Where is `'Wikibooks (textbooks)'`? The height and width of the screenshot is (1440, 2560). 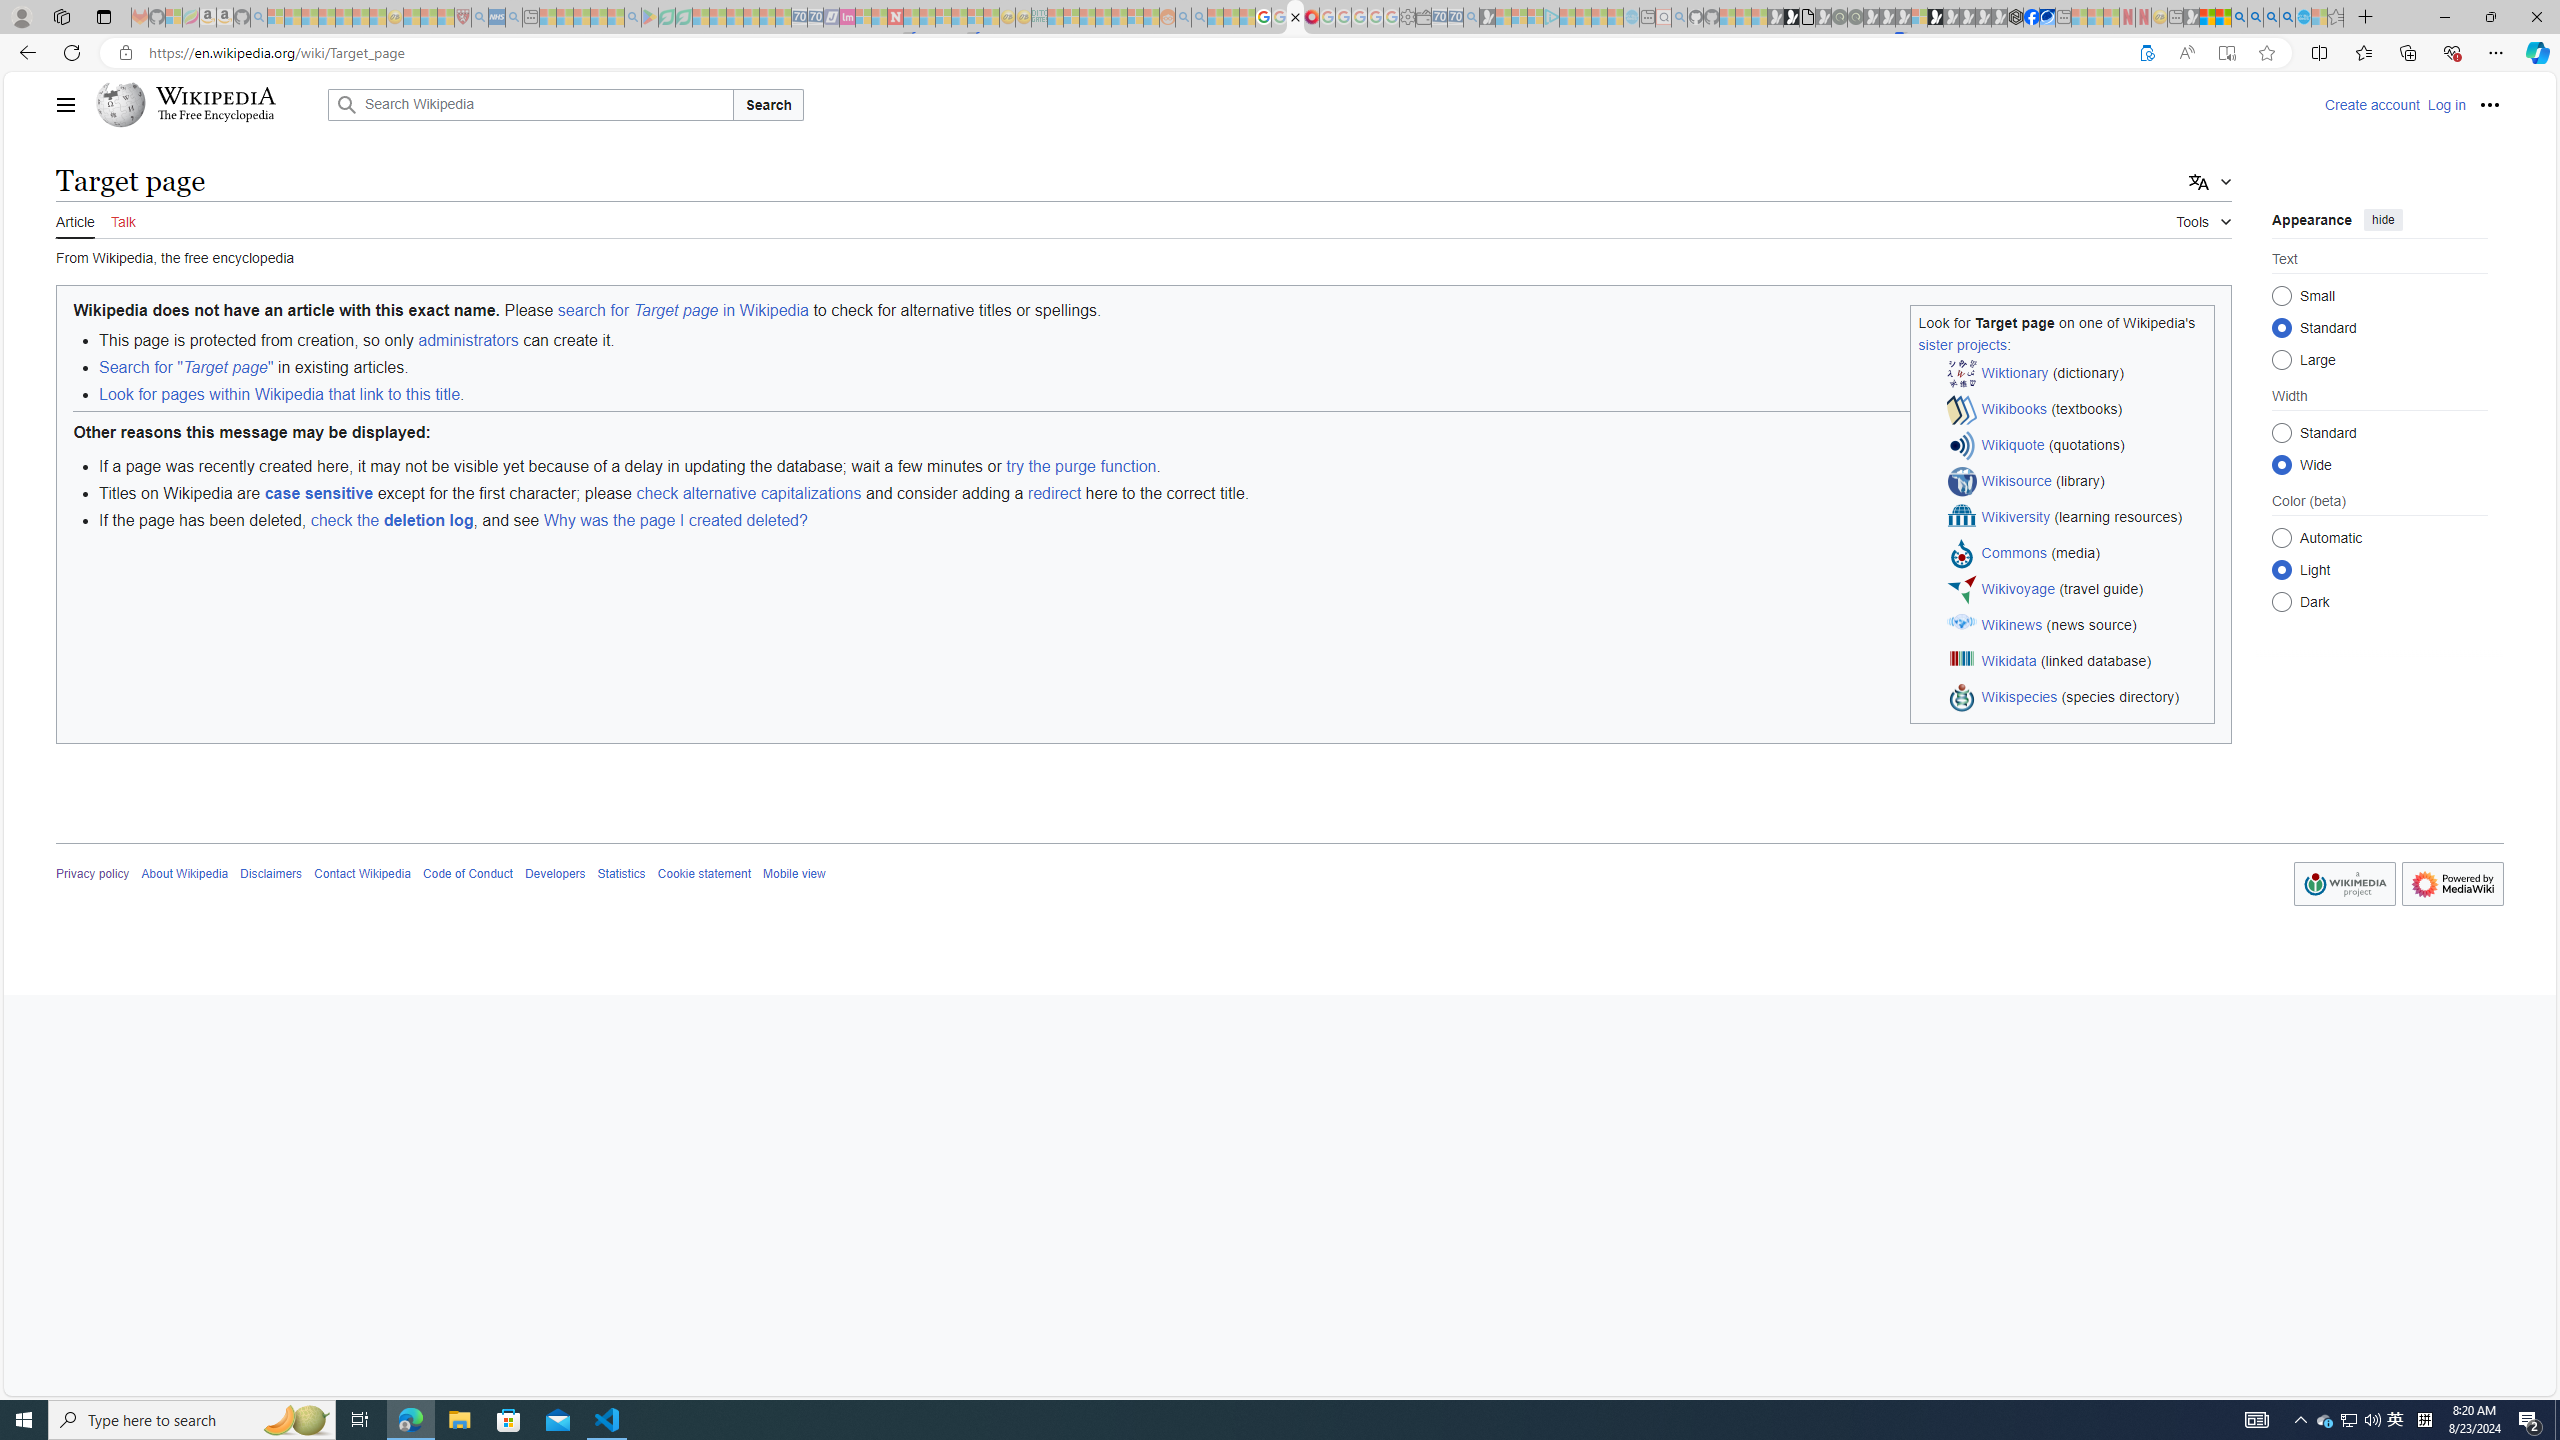
'Wikibooks (textbooks)' is located at coordinates (2076, 409).